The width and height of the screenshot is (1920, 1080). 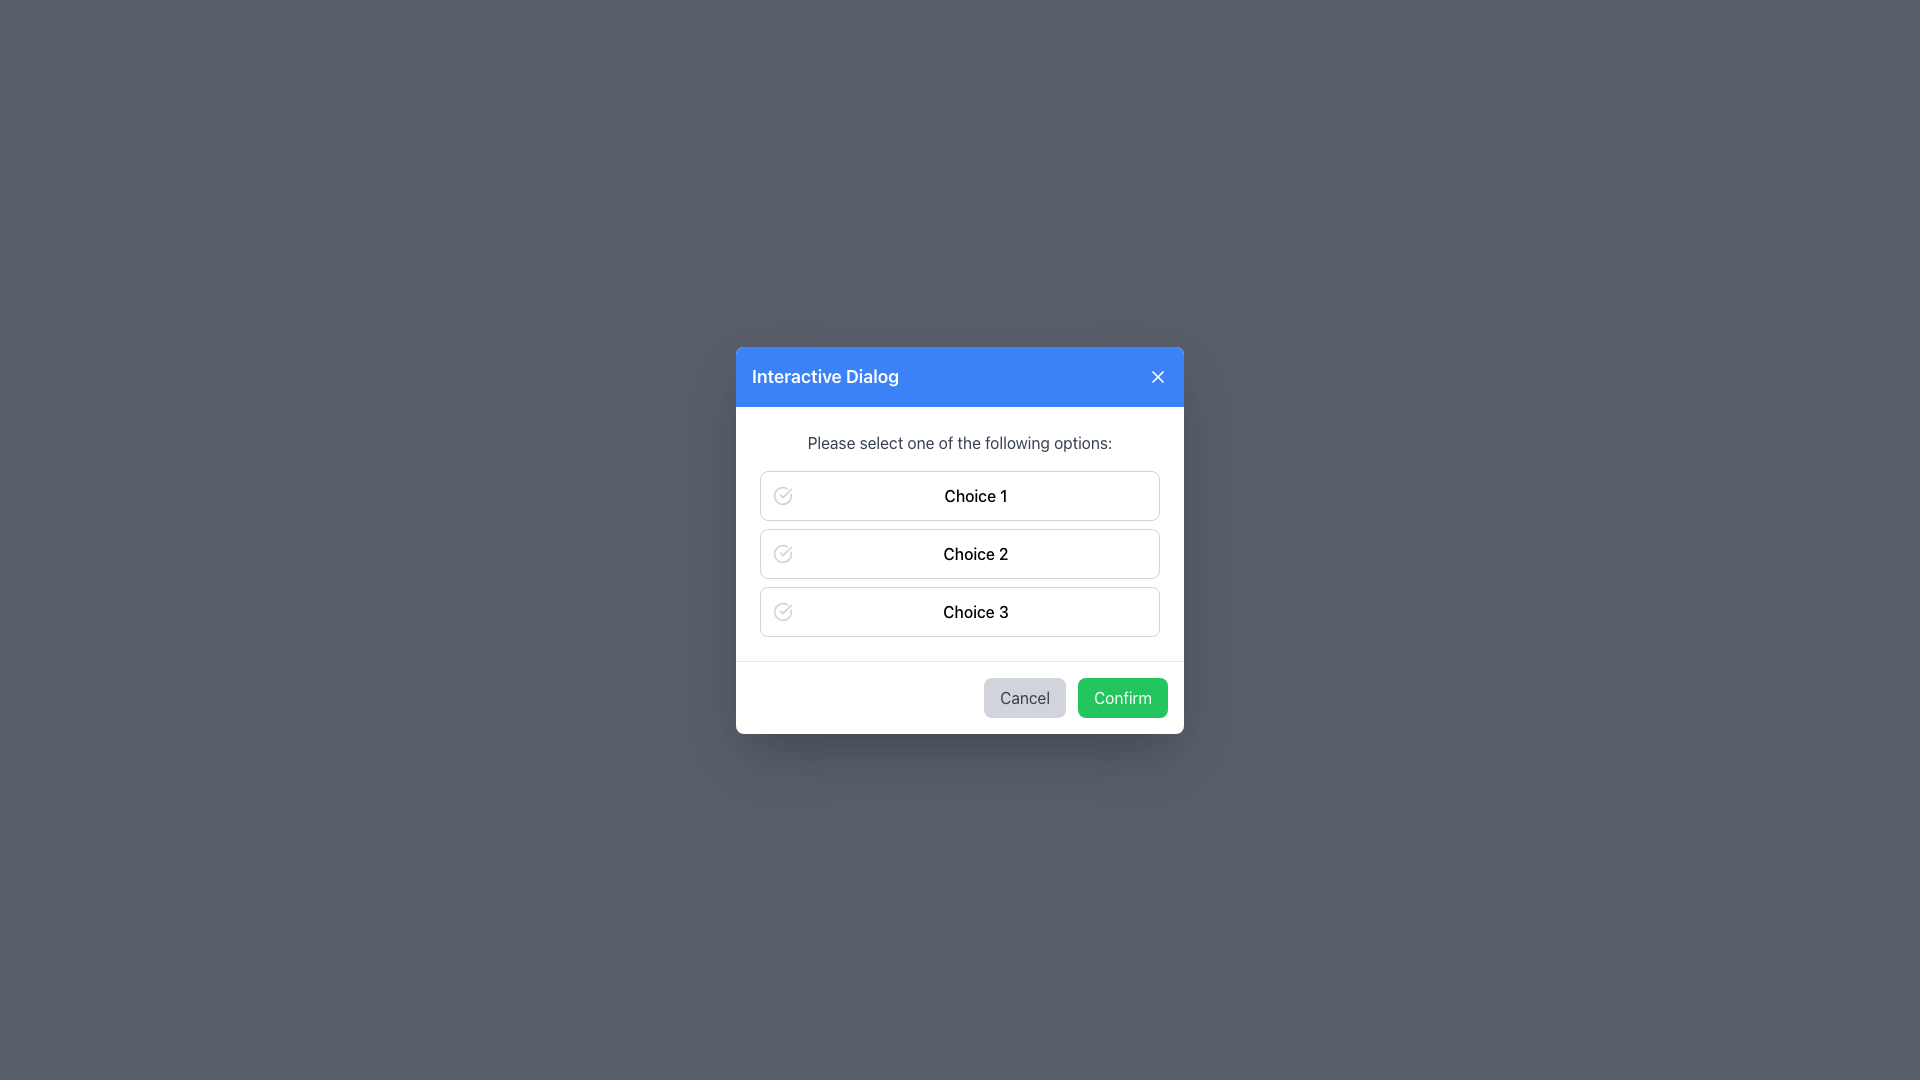 I want to click on the circular SVG graphic element that represents the first option (Choice 1) in the list of selectable options, located adjacent to the text label, so click(x=781, y=495).